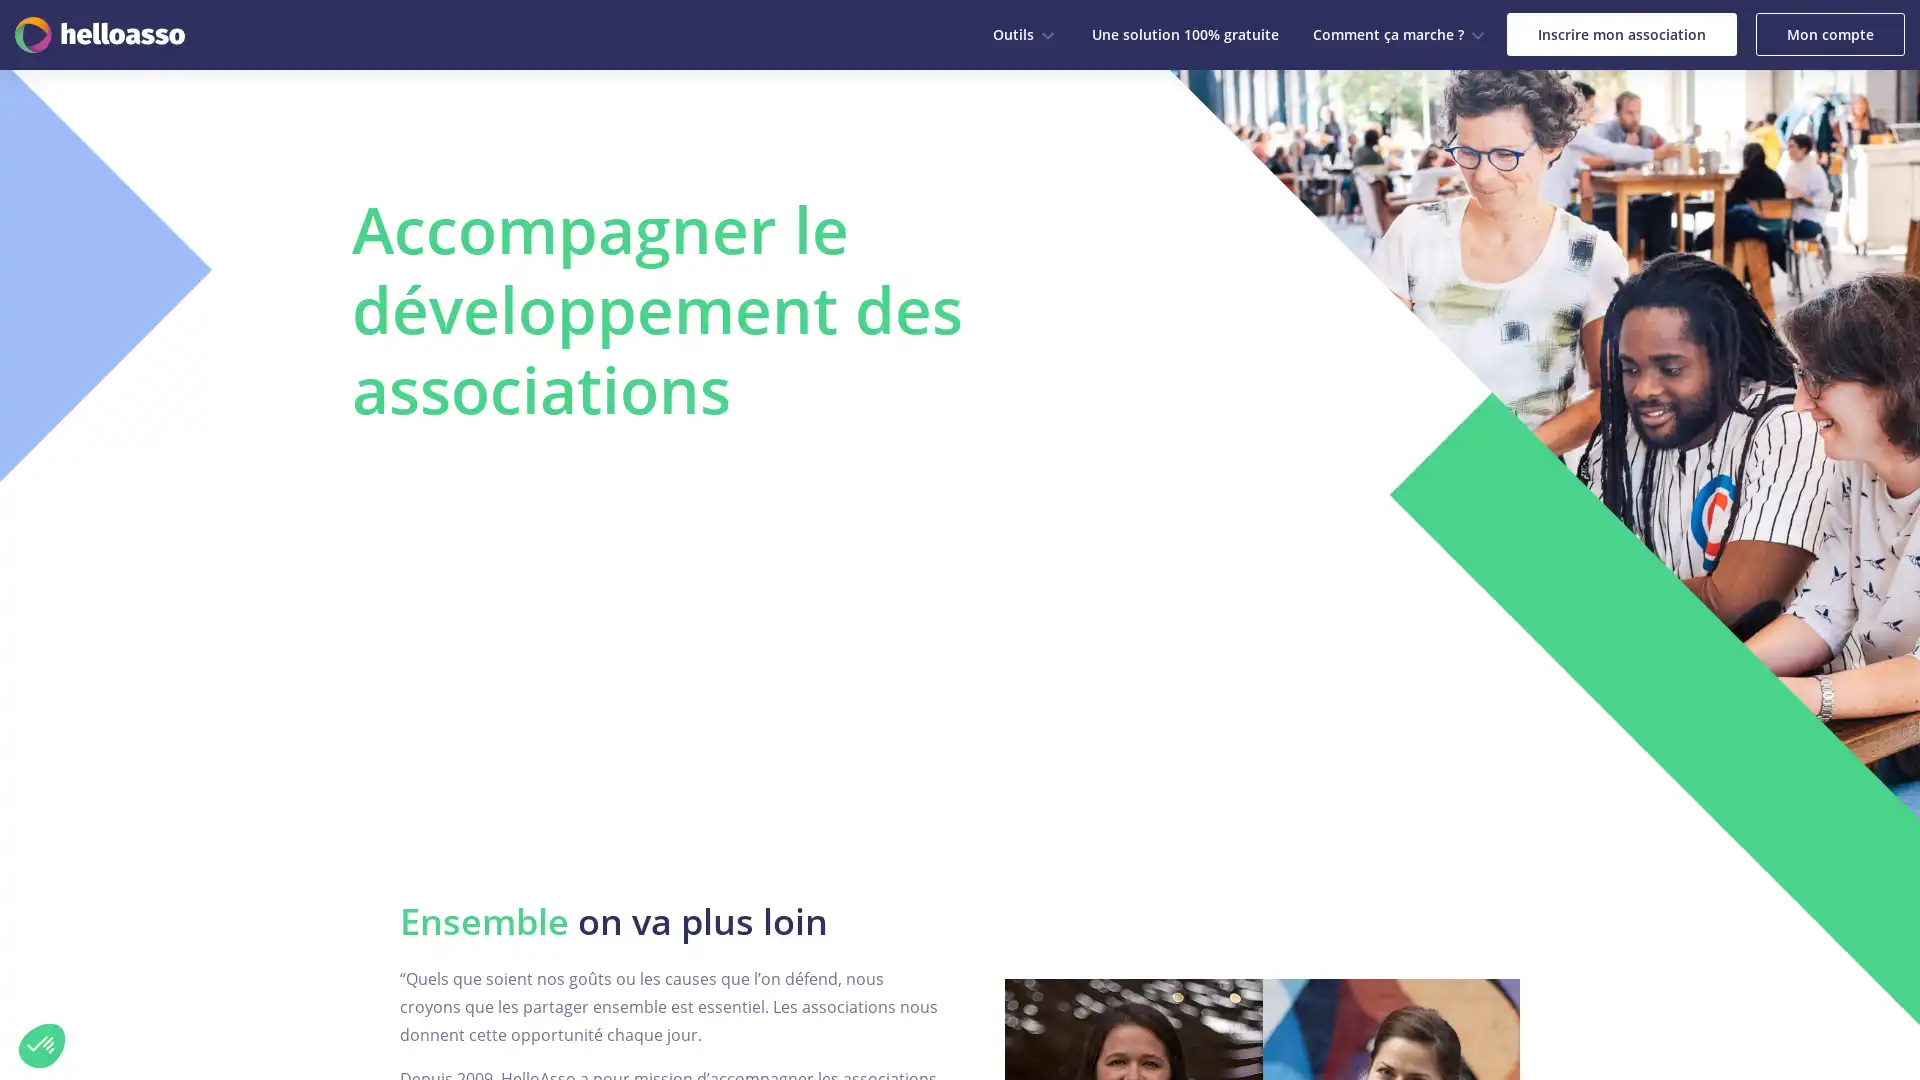 The width and height of the screenshot is (1920, 1080). What do you see at coordinates (42, 1044) in the screenshot?
I see `Non merci` at bounding box center [42, 1044].